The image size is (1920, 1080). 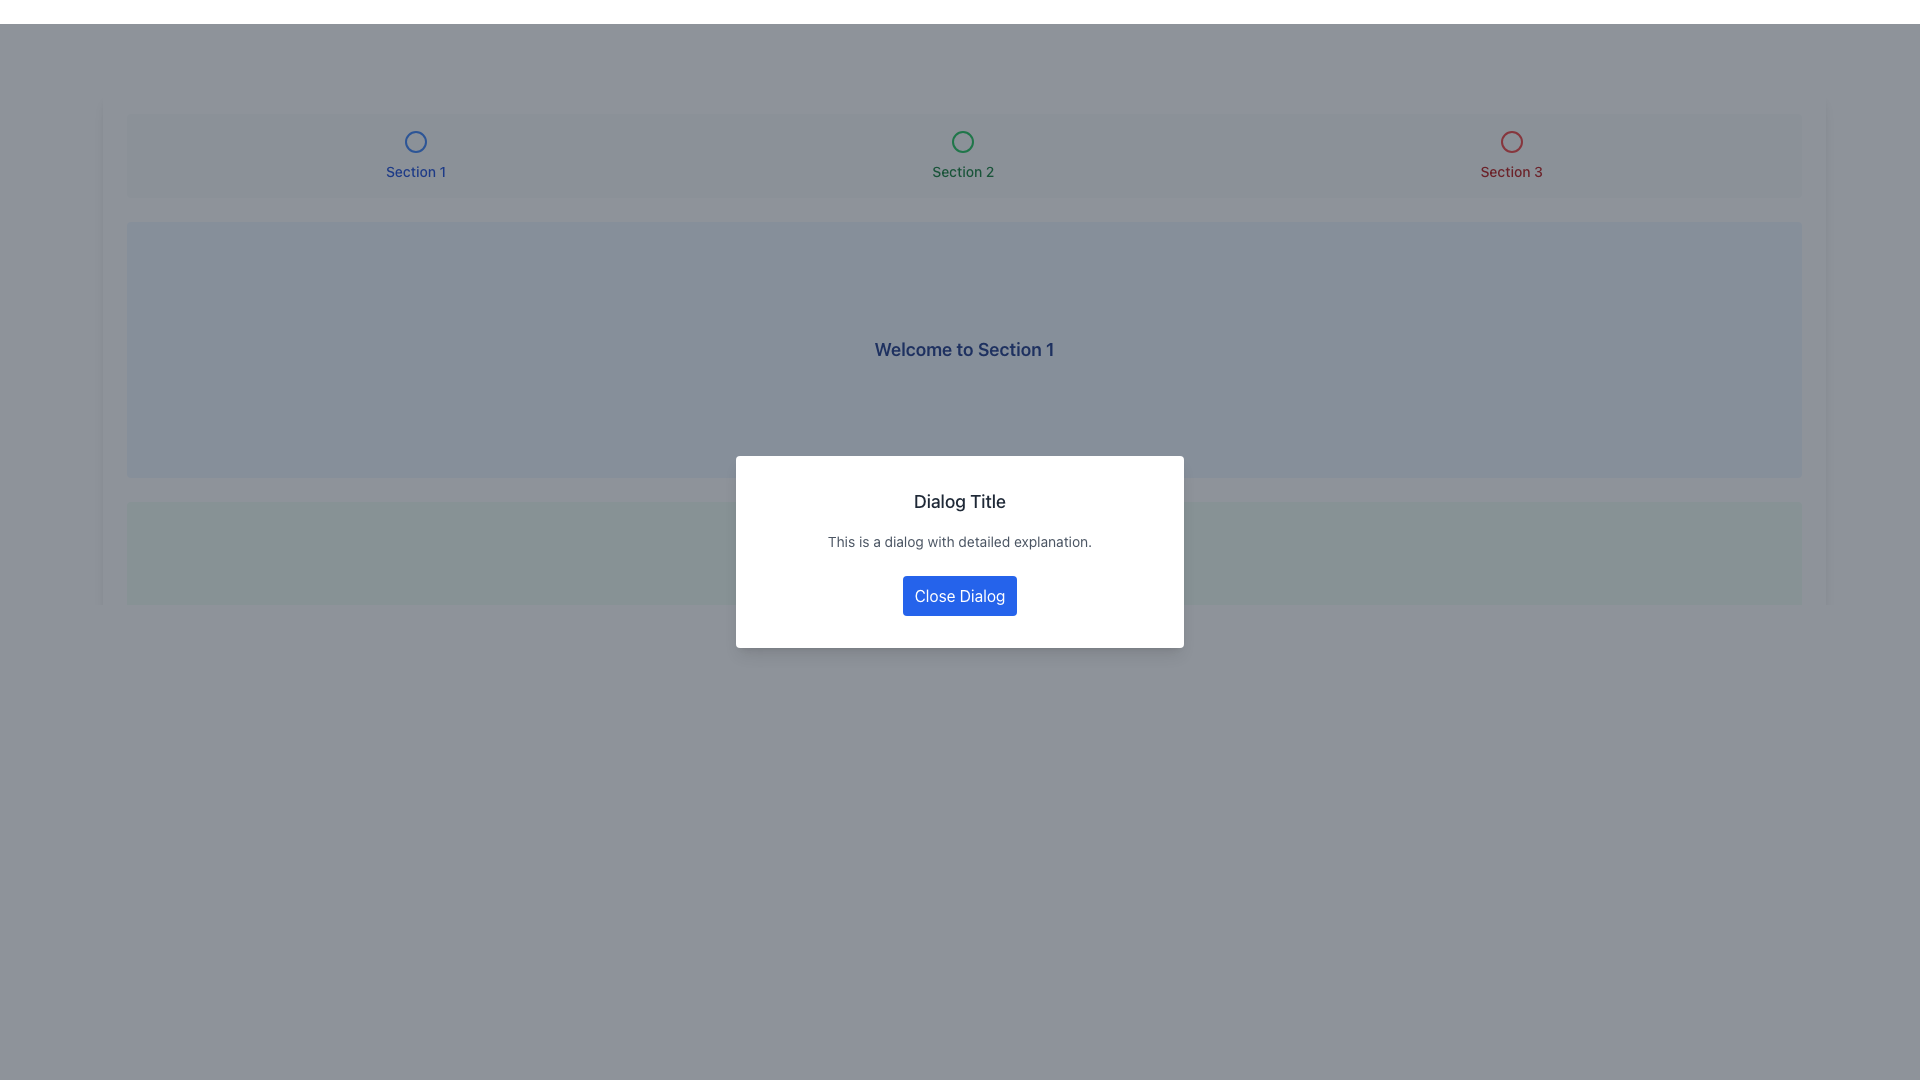 I want to click on the Text Label that provides context for the dialog box, positioned below 'Dialog Title' and above the 'Close Dialog' button, so click(x=960, y=542).